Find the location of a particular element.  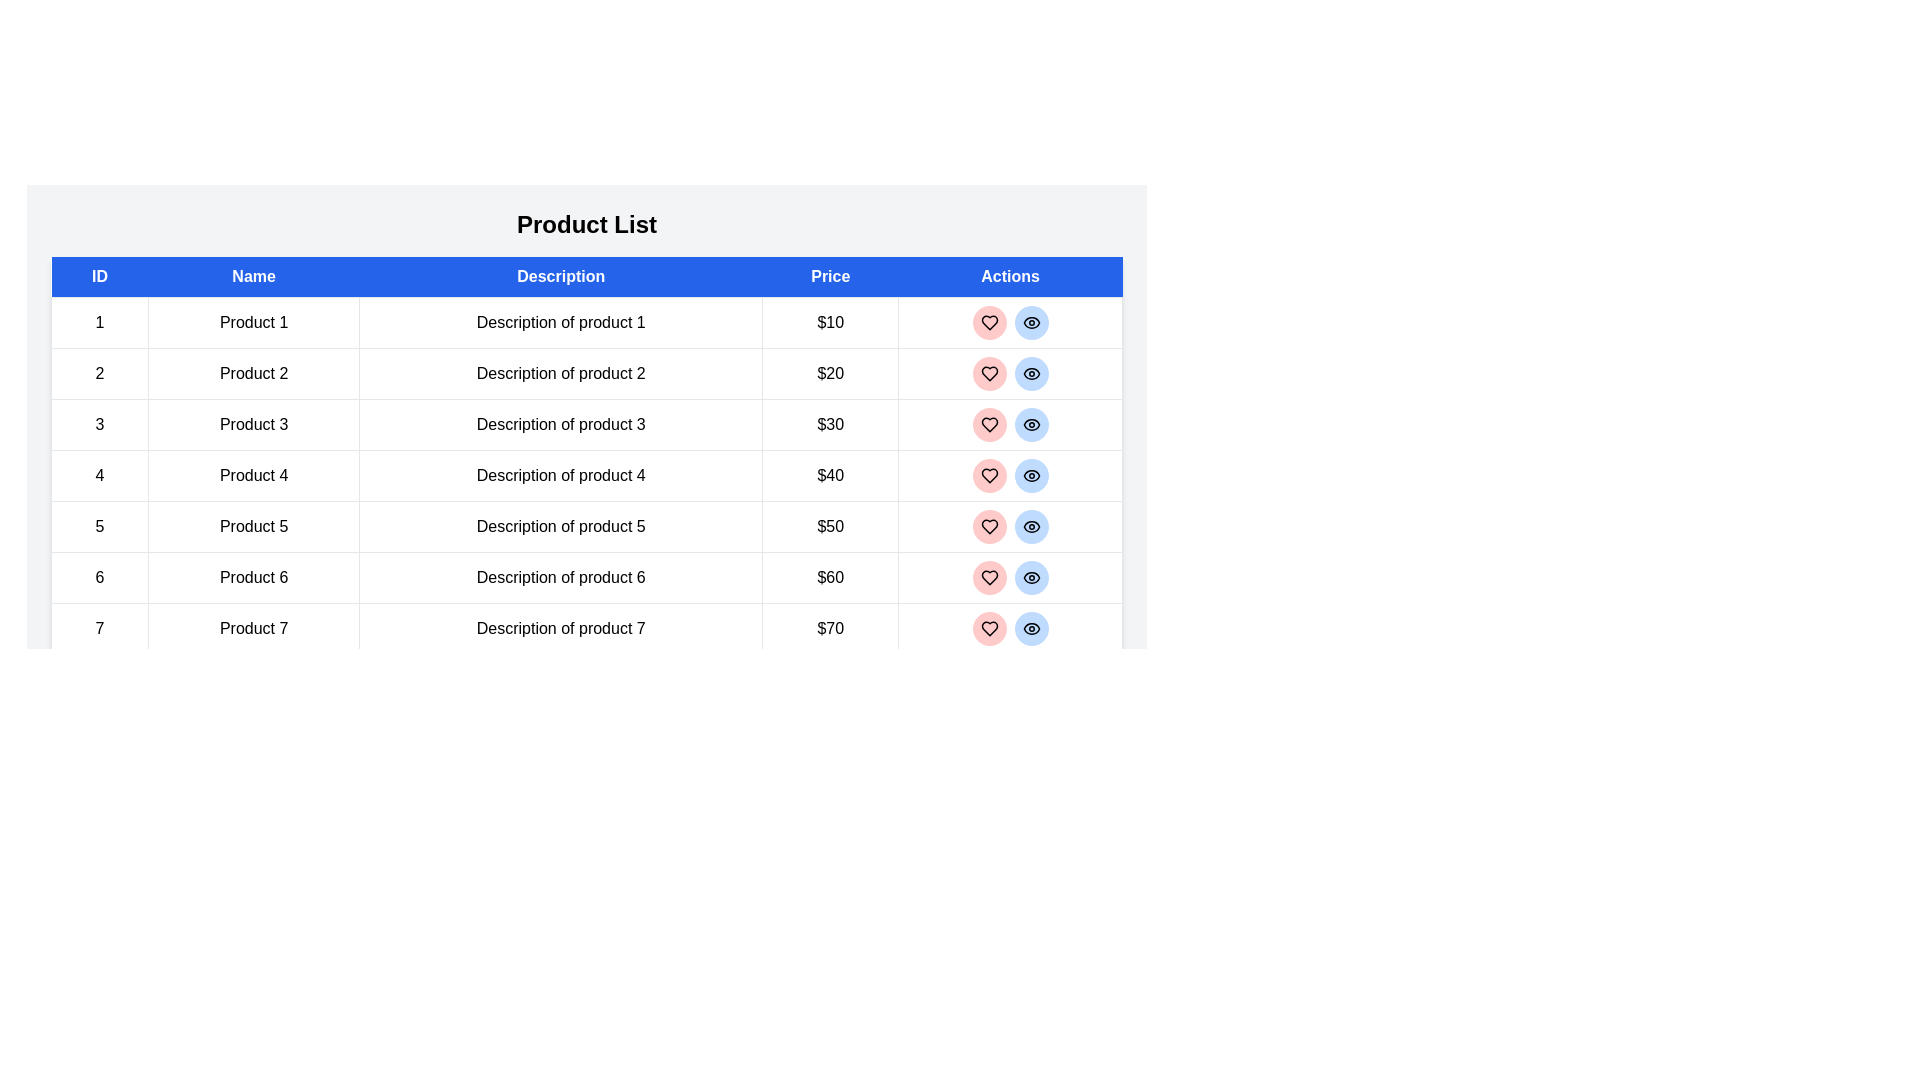

the column header Price to sort the table by that column is located at coordinates (830, 277).